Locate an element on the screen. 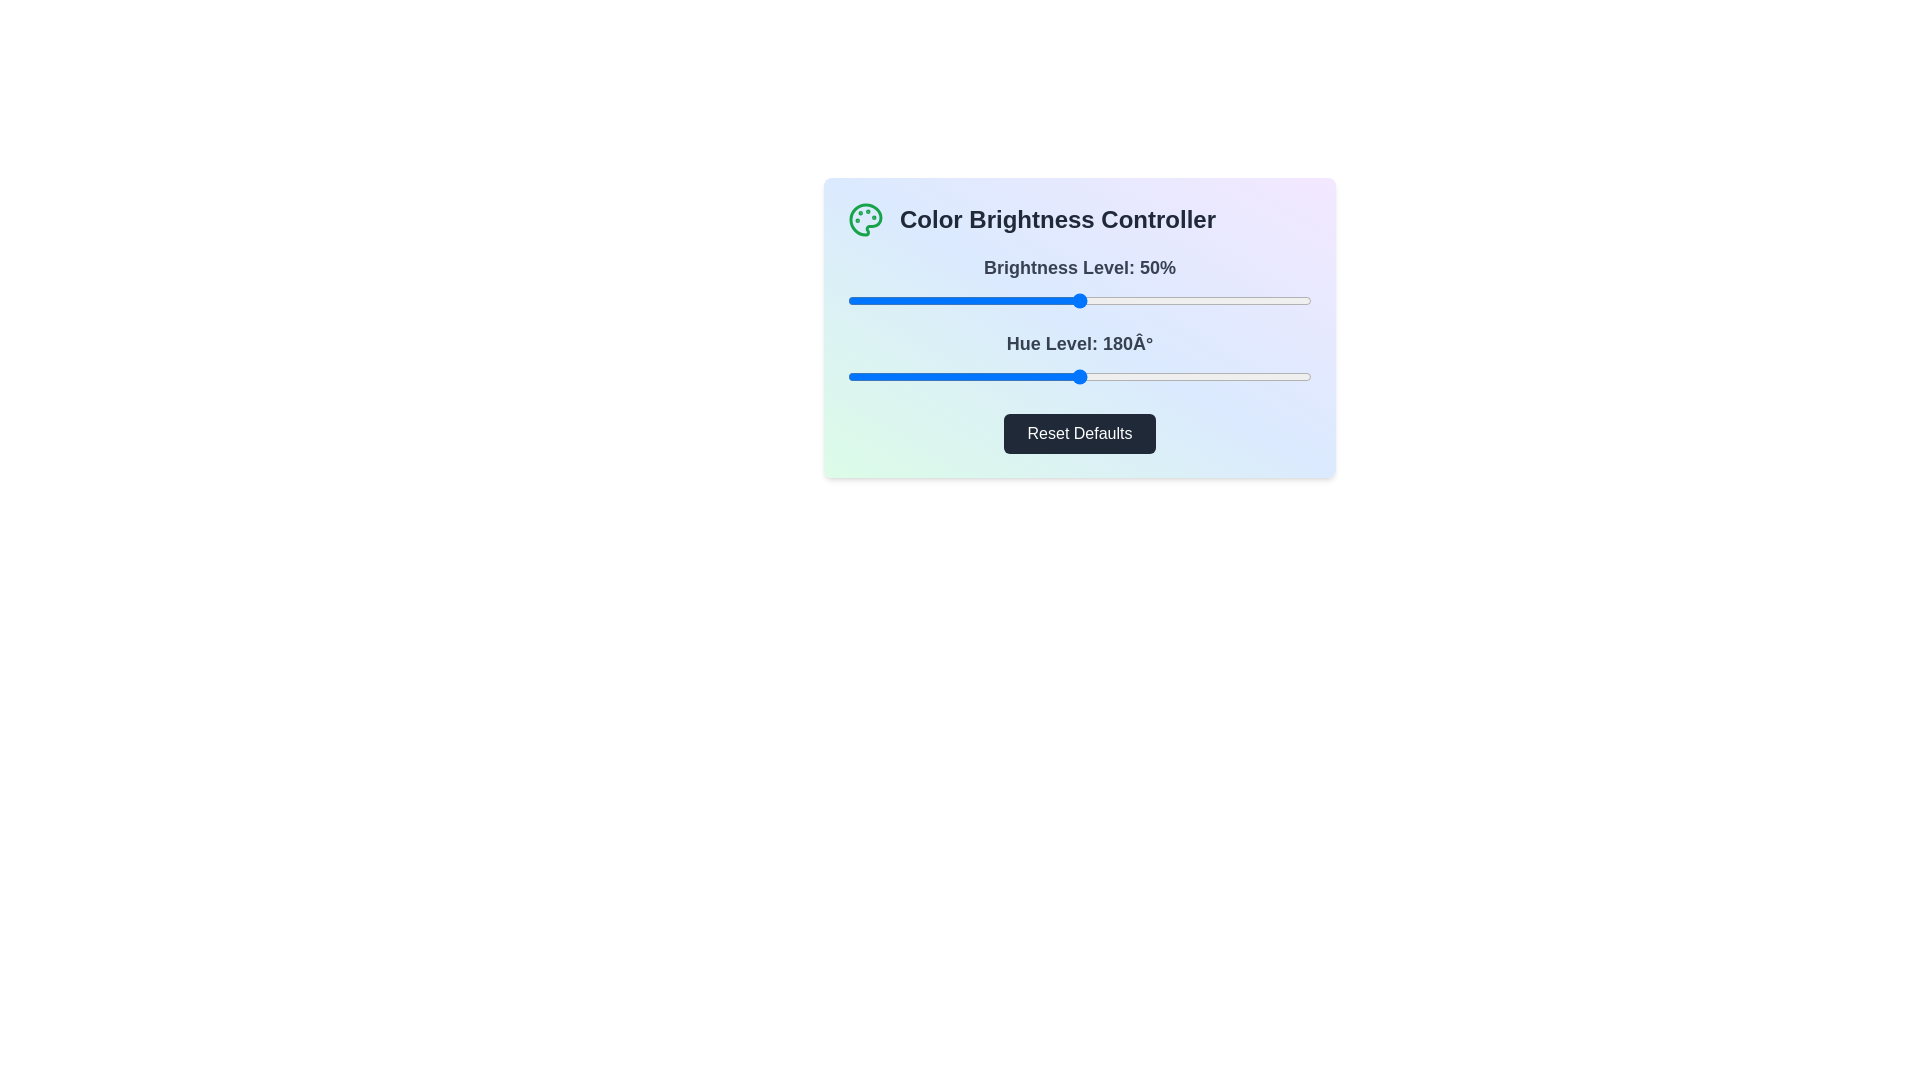 The width and height of the screenshot is (1920, 1080). the hue level to 108° by interacting with the hue slider is located at coordinates (987, 377).